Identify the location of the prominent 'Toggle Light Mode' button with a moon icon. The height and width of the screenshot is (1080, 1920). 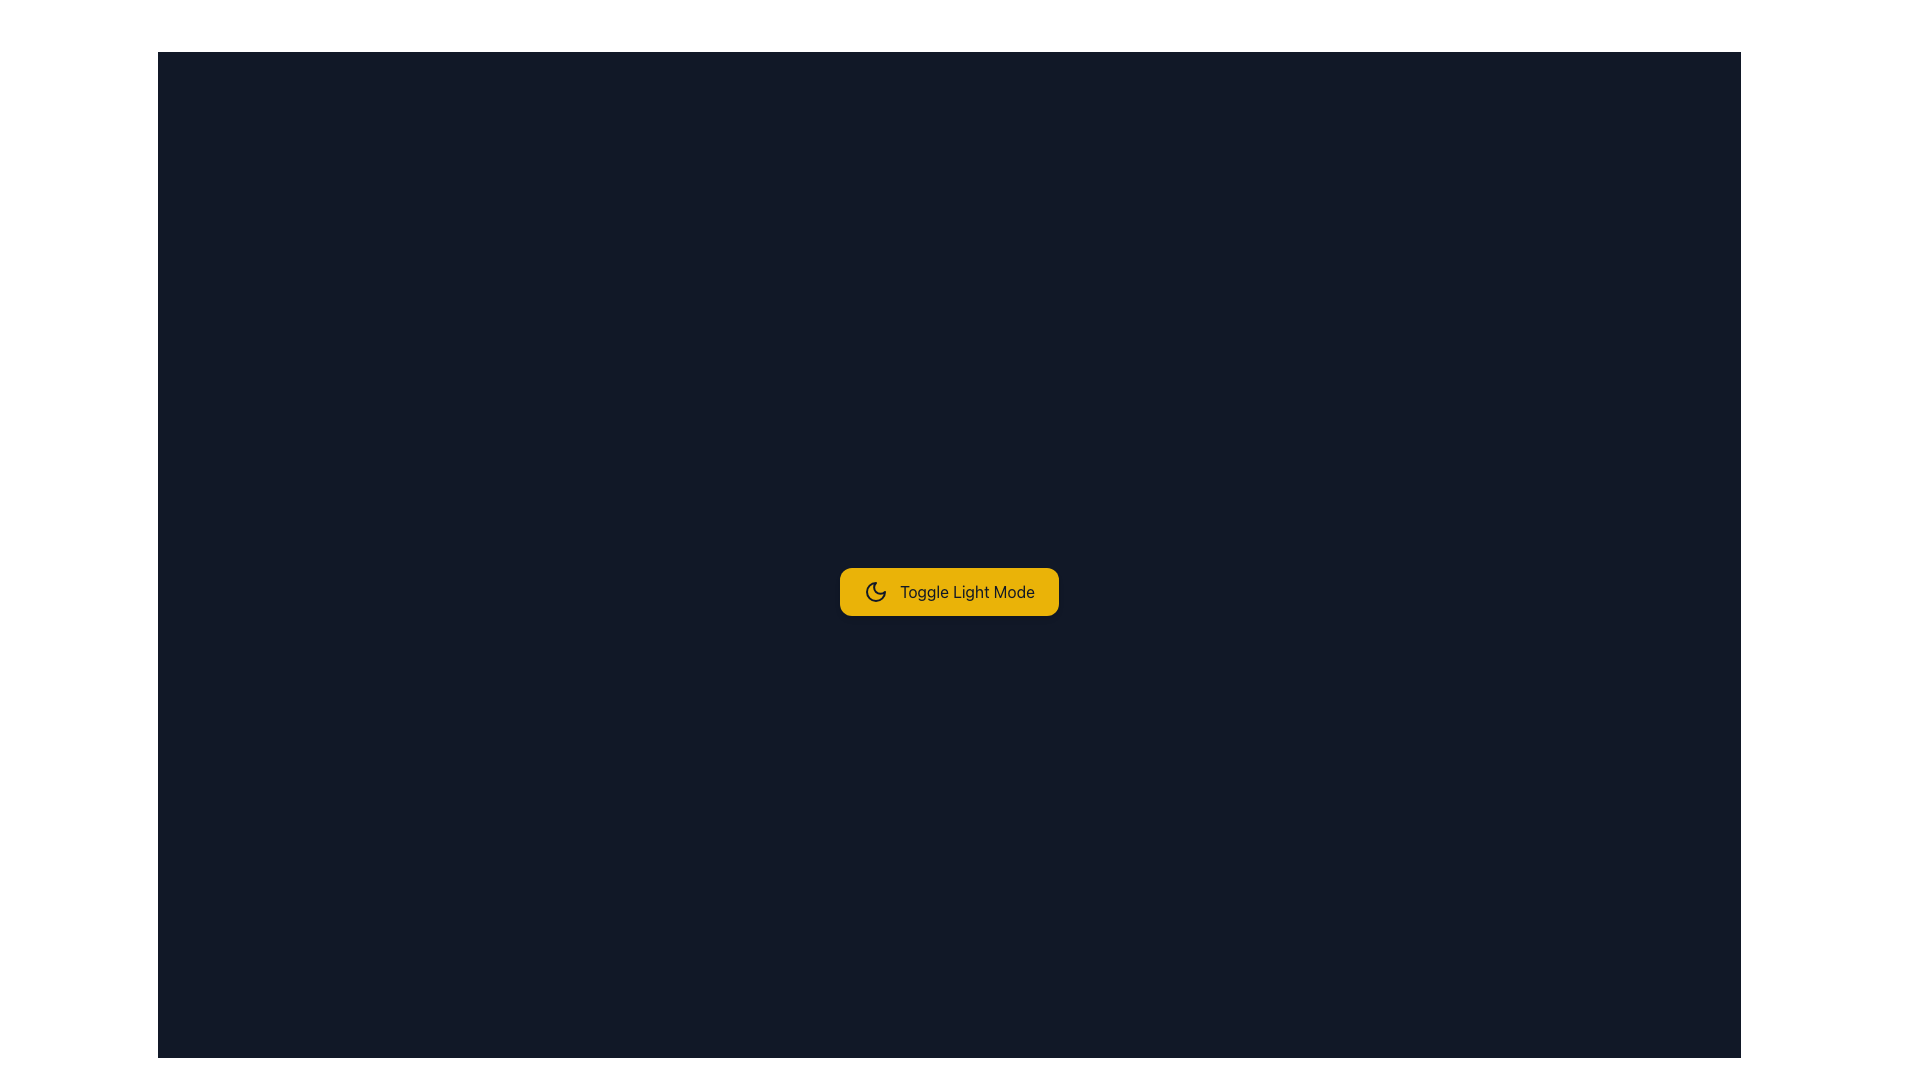
(948, 590).